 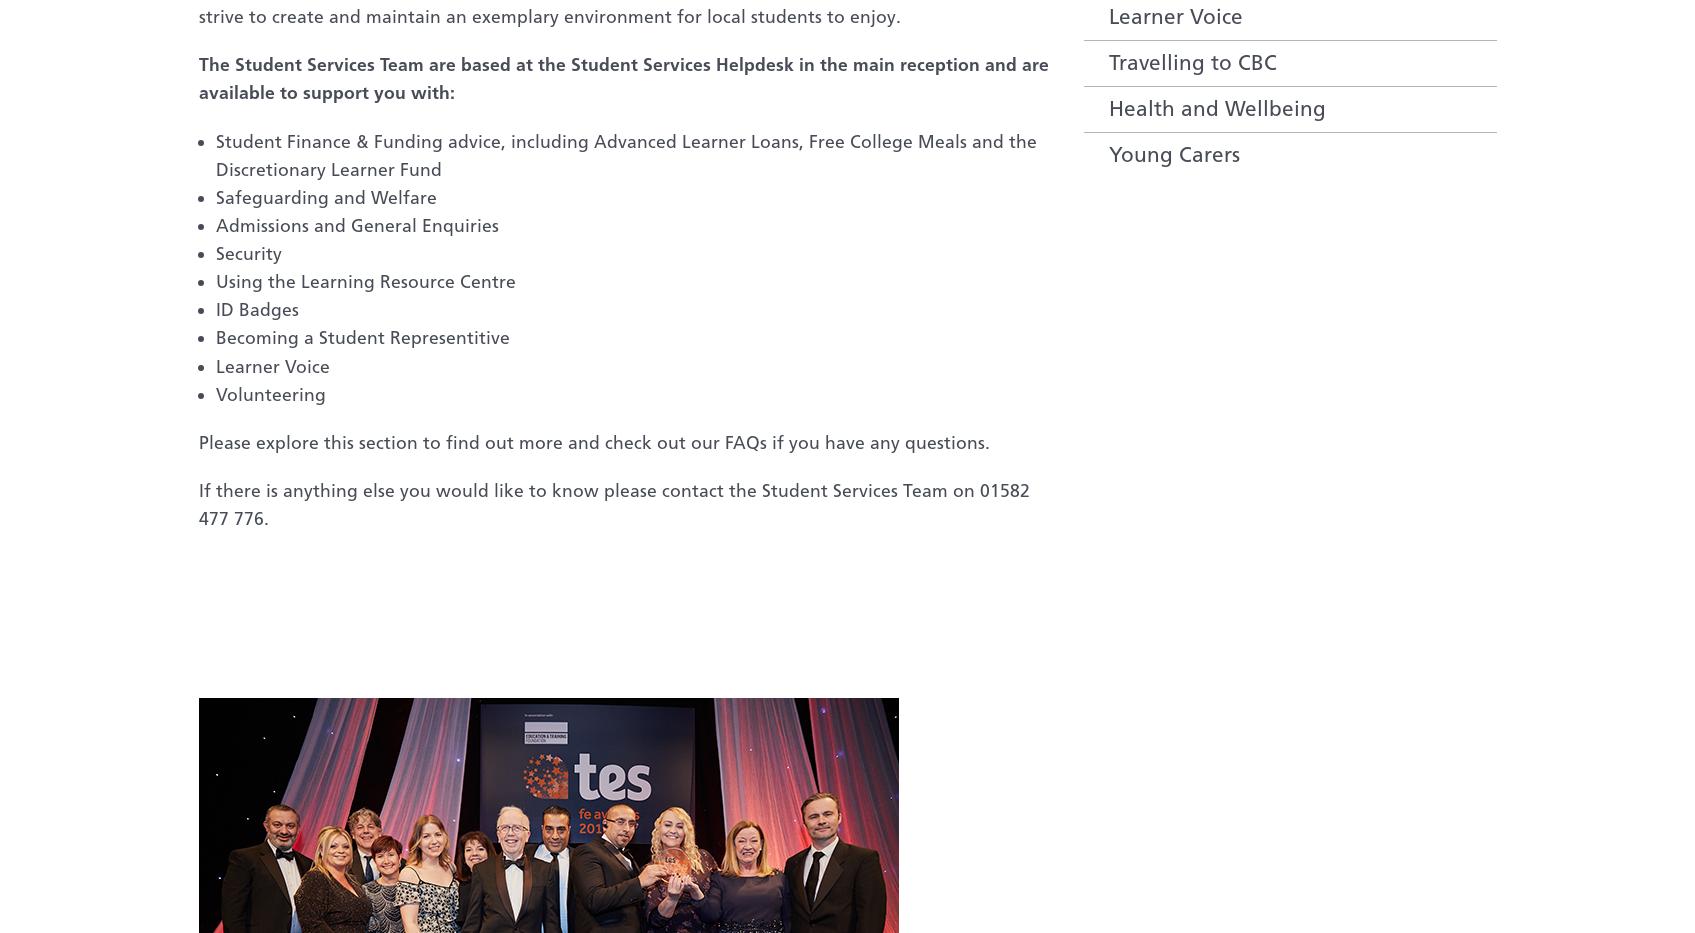 What do you see at coordinates (1172, 152) in the screenshot?
I see `'Young Carers'` at bounding box center [1172, 152].